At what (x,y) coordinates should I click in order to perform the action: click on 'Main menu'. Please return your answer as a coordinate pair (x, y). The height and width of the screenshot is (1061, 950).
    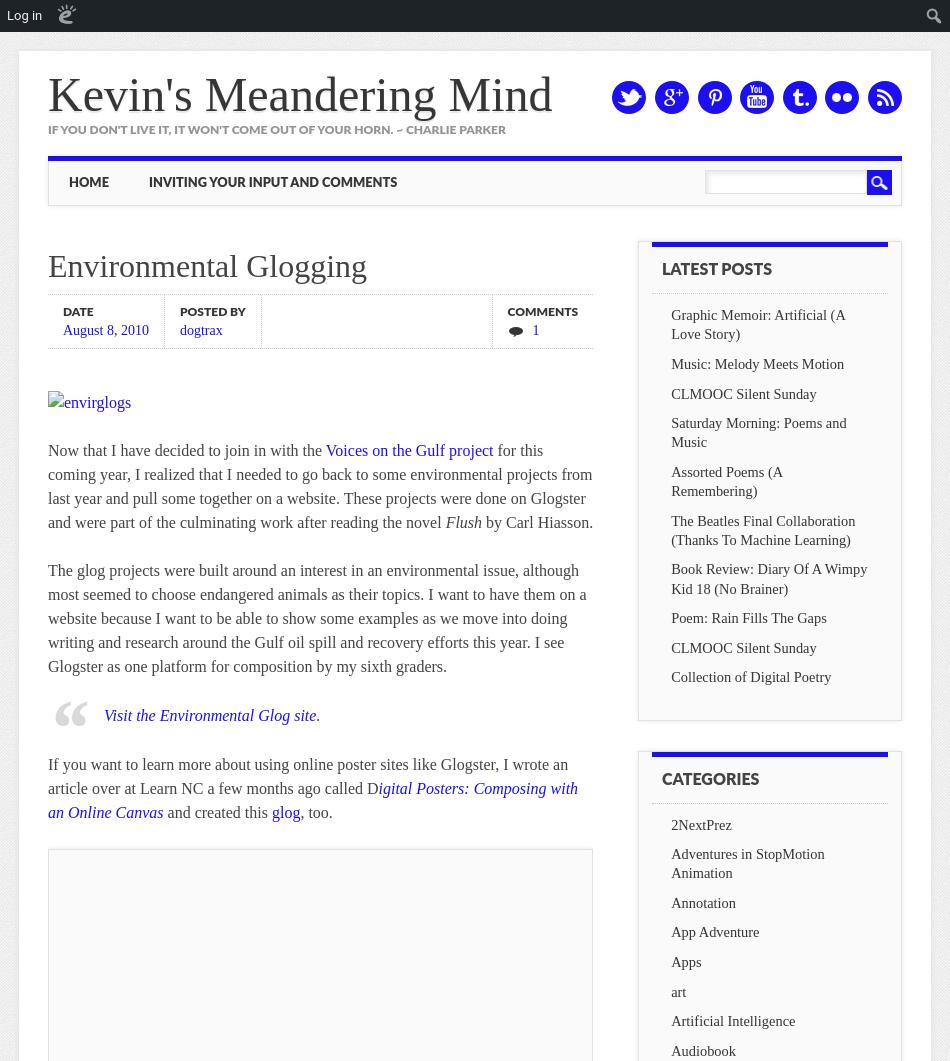
    Looking at the image, I should click on (134, 176).